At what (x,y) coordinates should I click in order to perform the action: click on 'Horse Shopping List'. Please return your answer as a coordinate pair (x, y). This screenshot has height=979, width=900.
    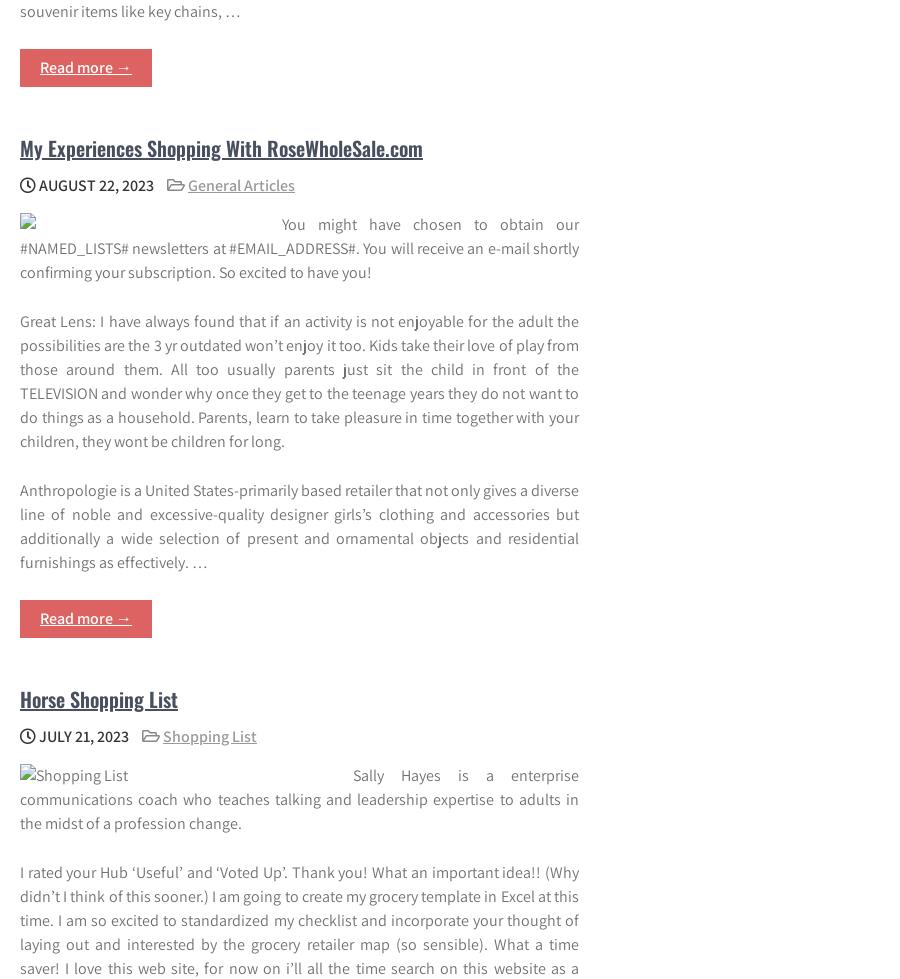
    Looking at the image, I should click on (98, 697).